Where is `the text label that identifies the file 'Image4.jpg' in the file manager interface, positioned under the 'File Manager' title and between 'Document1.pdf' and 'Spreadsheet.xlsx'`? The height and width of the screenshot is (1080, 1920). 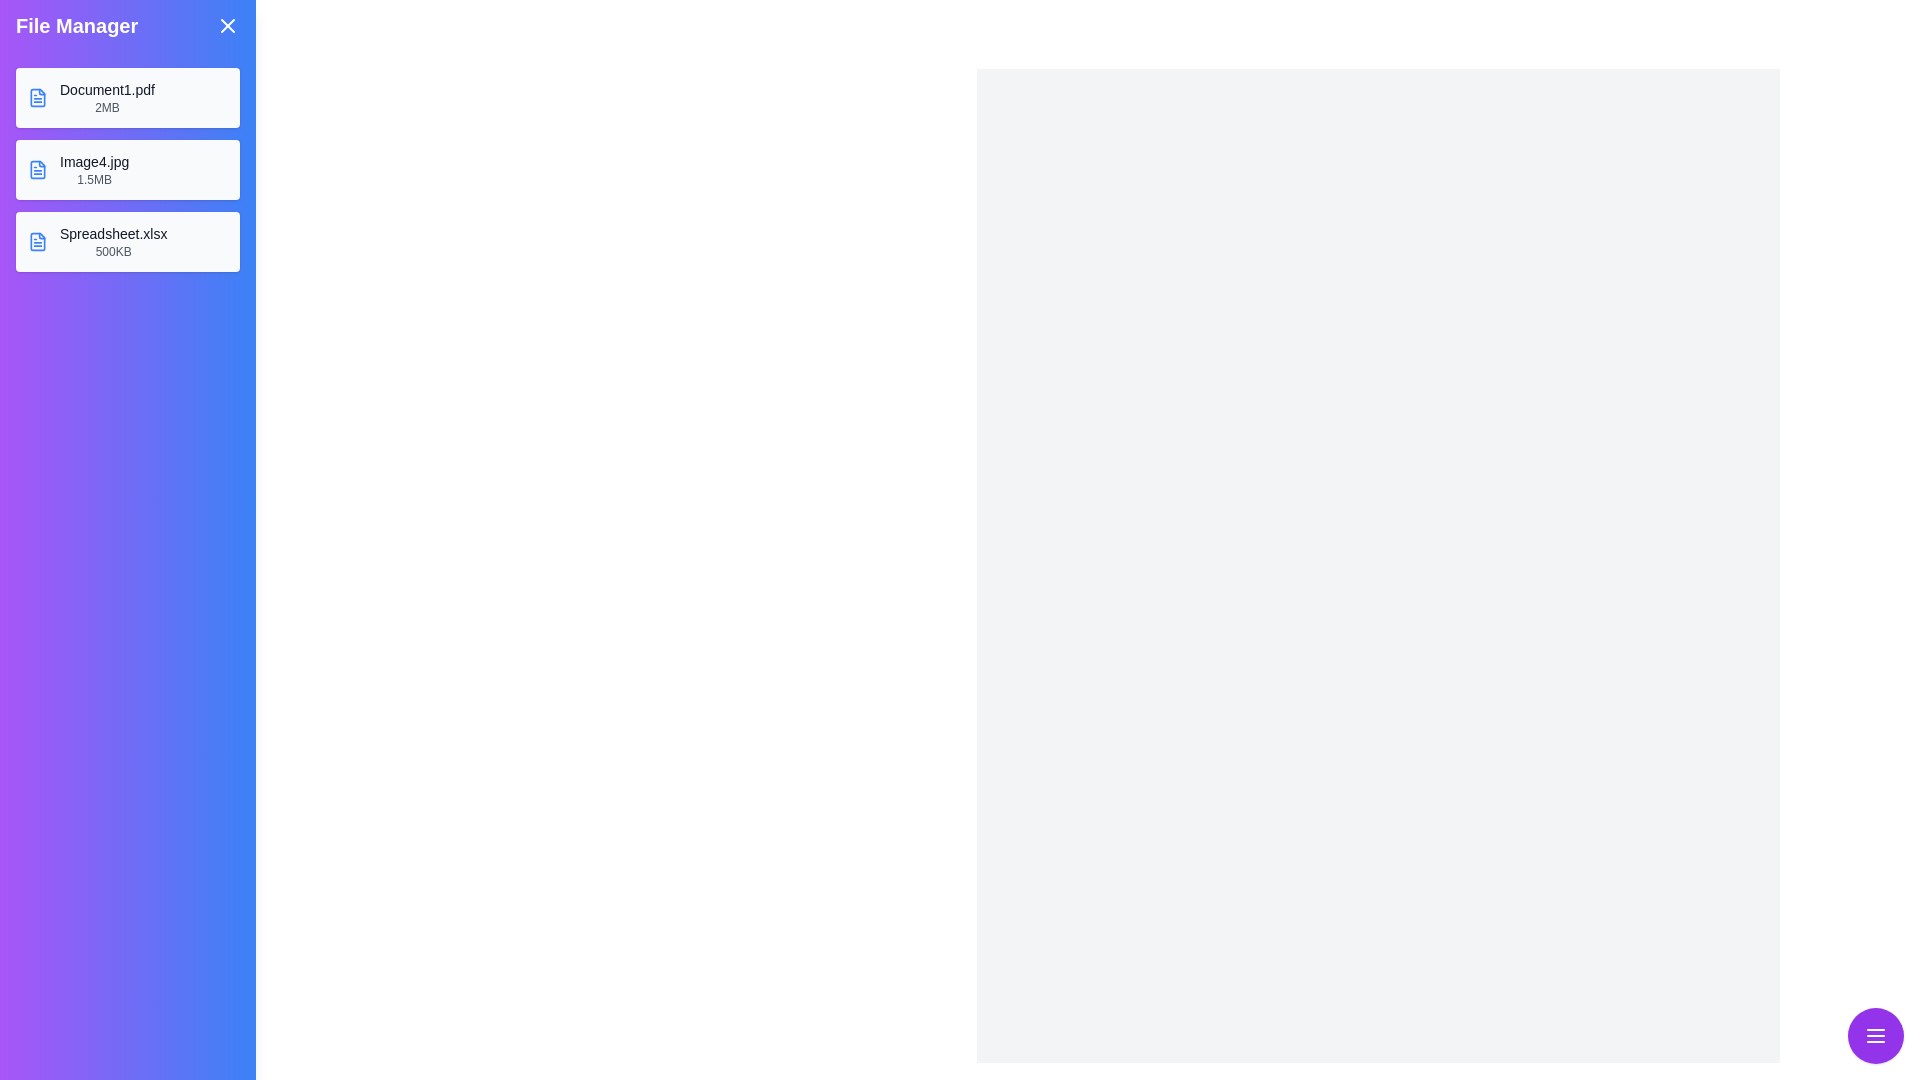 the text label that identifies the file 'Image4.jpg' in the file manager interface, positioned under the 'File Manager' title and between 'Document1.pdf' and 'Spreadsheet.xlsx' is located at coordinates (93, 161).